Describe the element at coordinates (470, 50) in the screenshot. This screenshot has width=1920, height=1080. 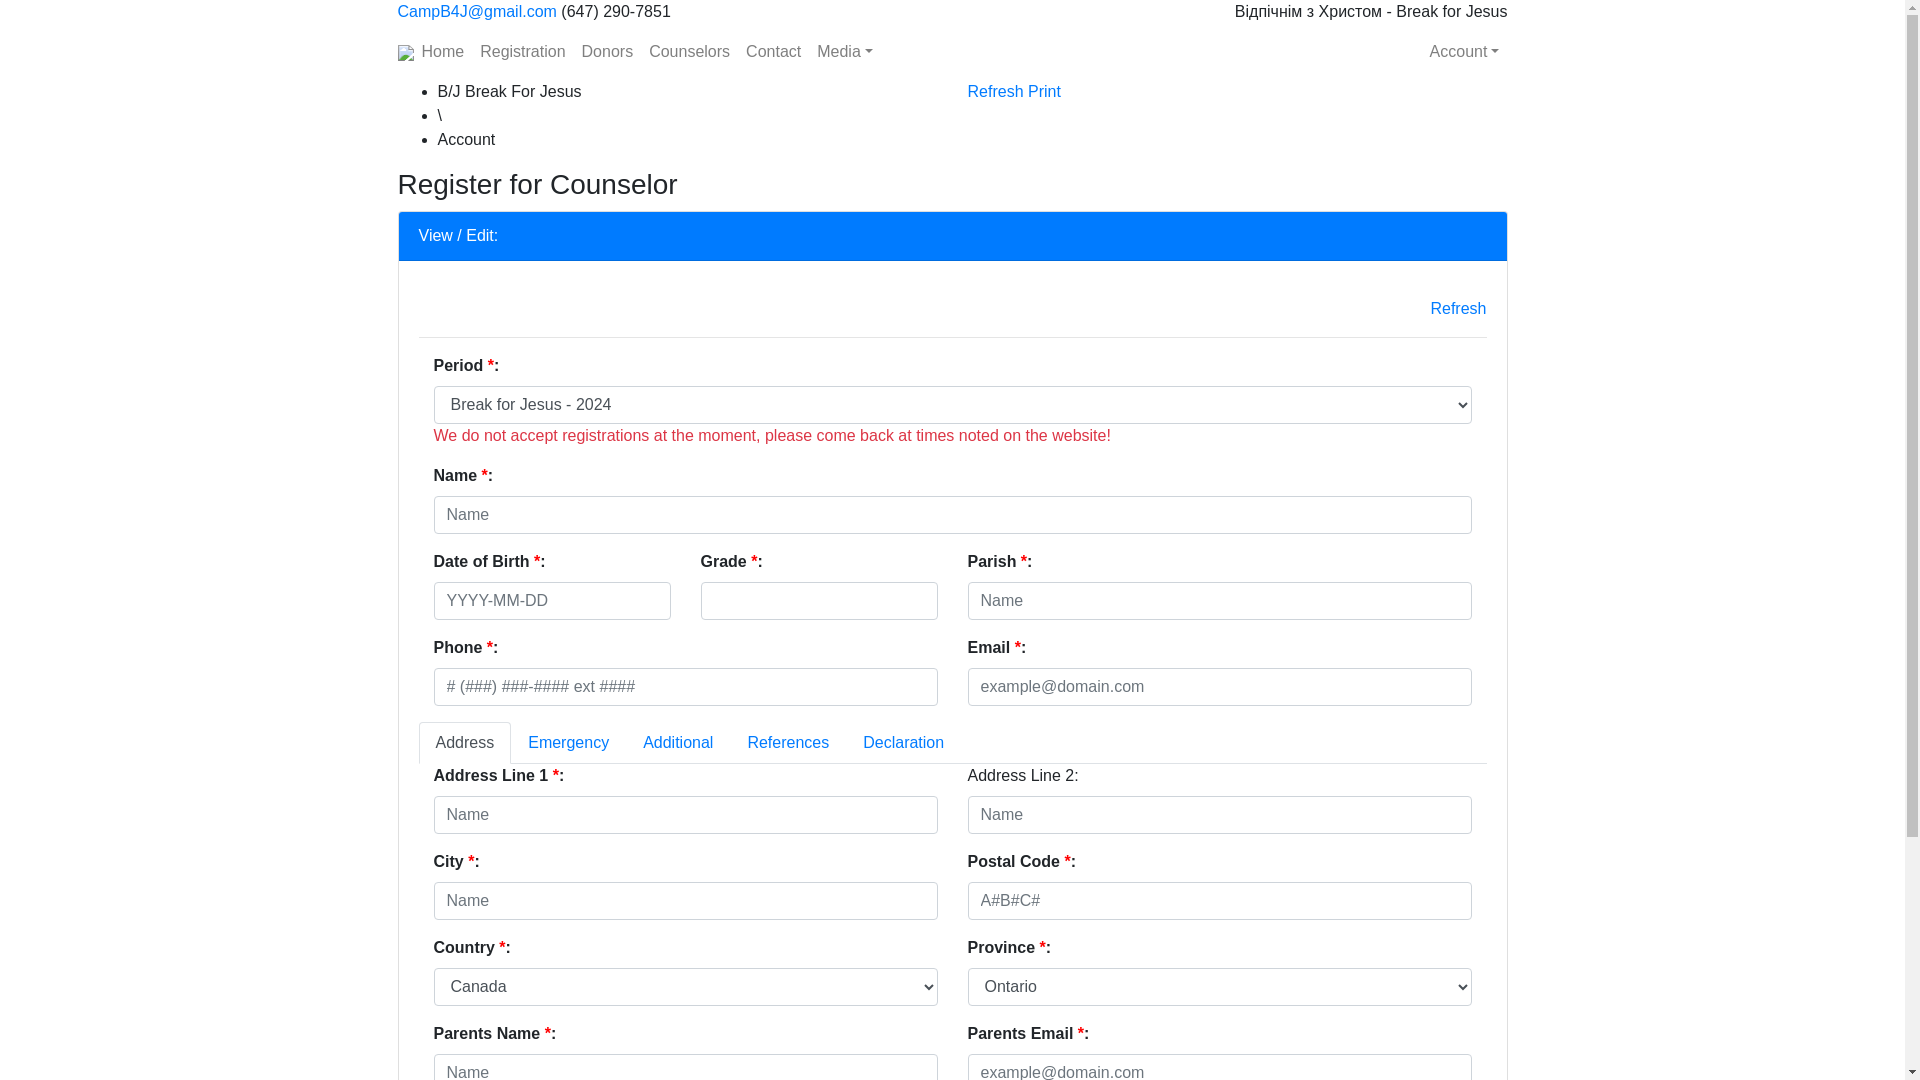
I see `'Registration'` at that location.